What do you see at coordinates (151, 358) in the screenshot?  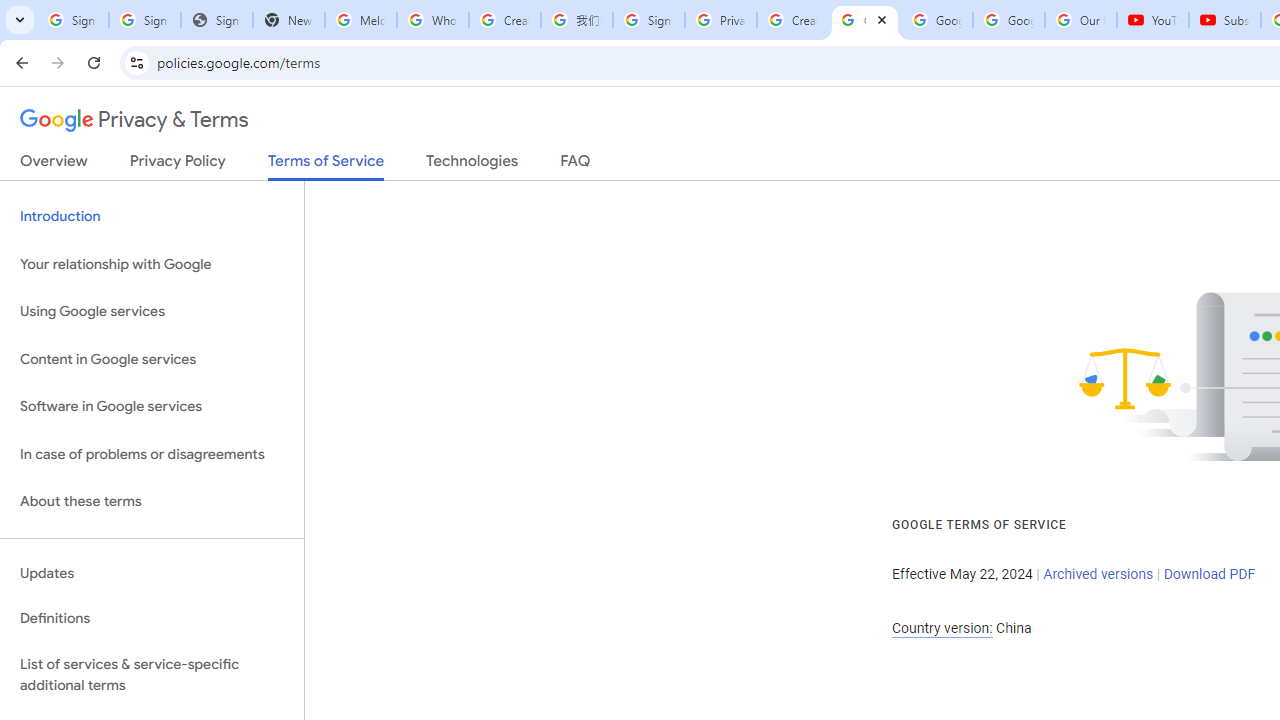 I see `'Content in Google services'` at bounding box center [151, 358].